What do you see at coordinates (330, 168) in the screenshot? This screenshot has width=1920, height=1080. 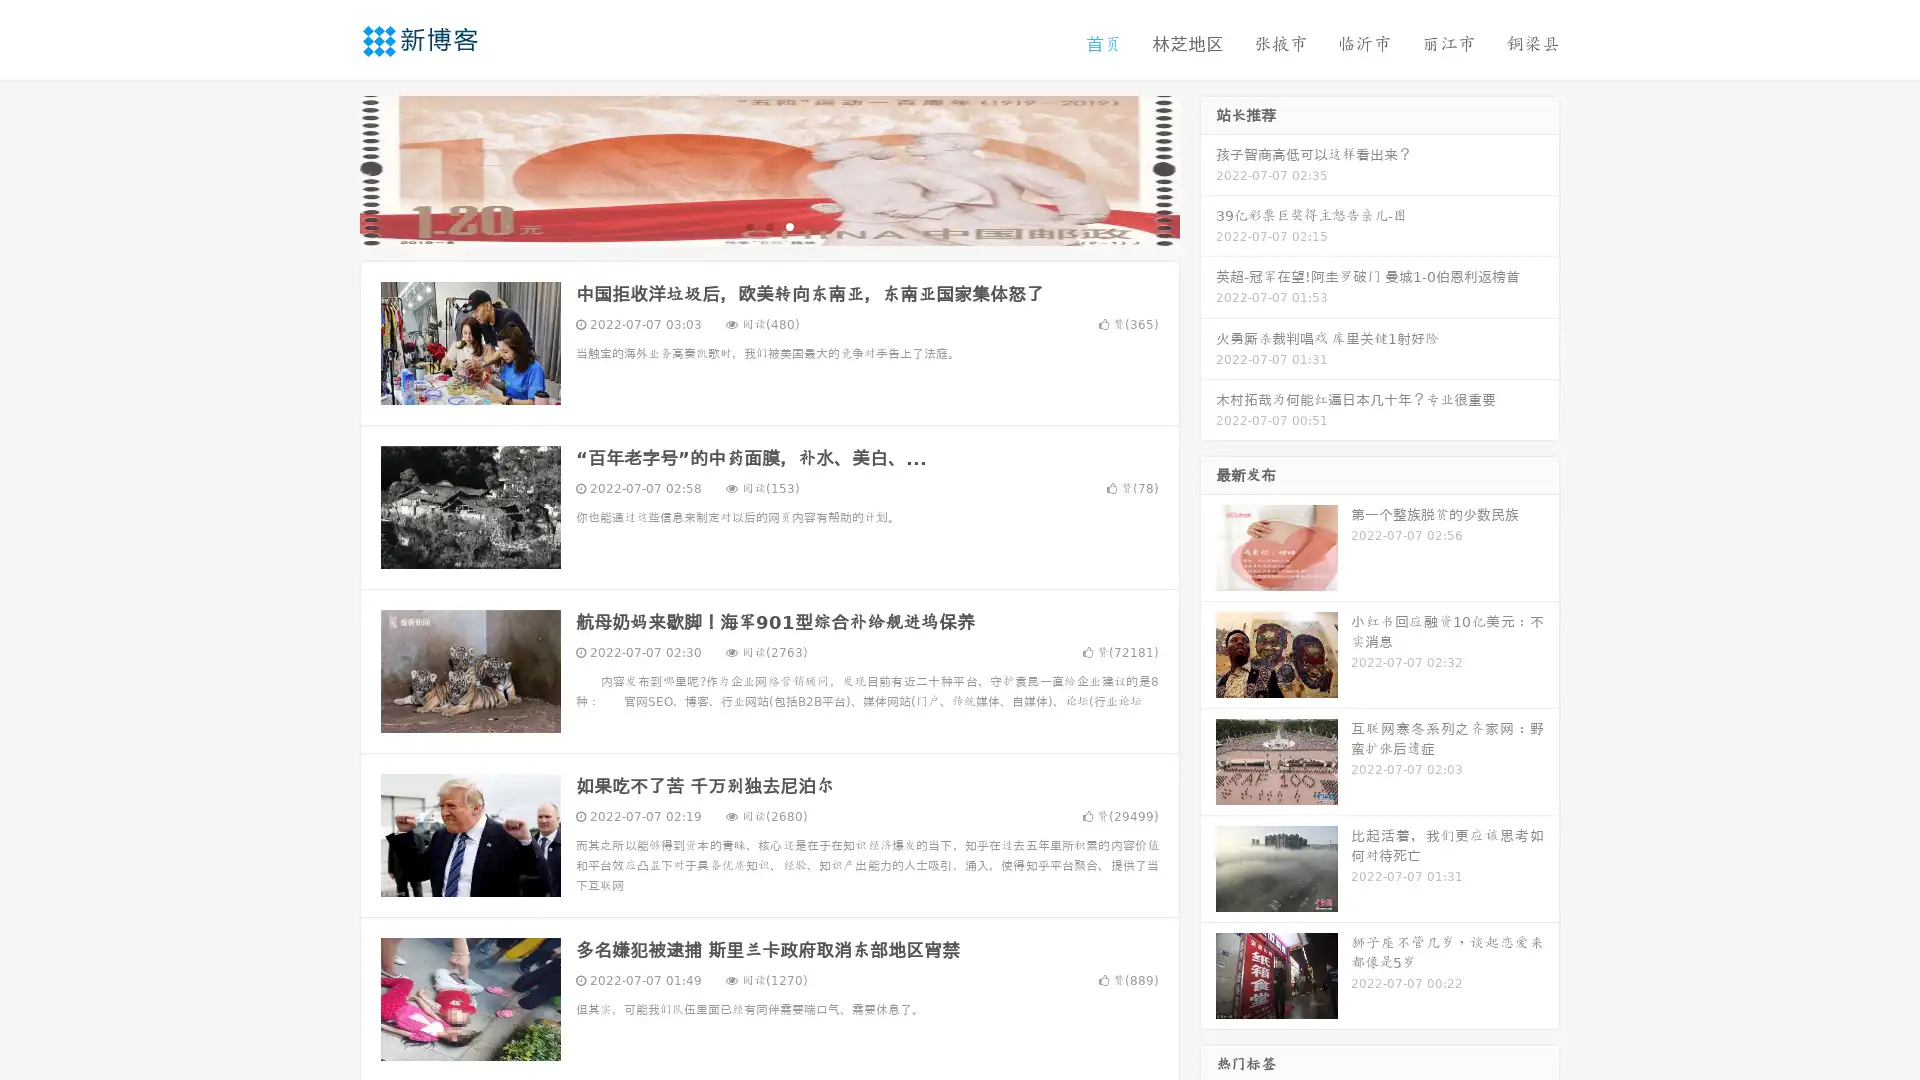 I see `Previous slide` at bounding box center [330, 168].